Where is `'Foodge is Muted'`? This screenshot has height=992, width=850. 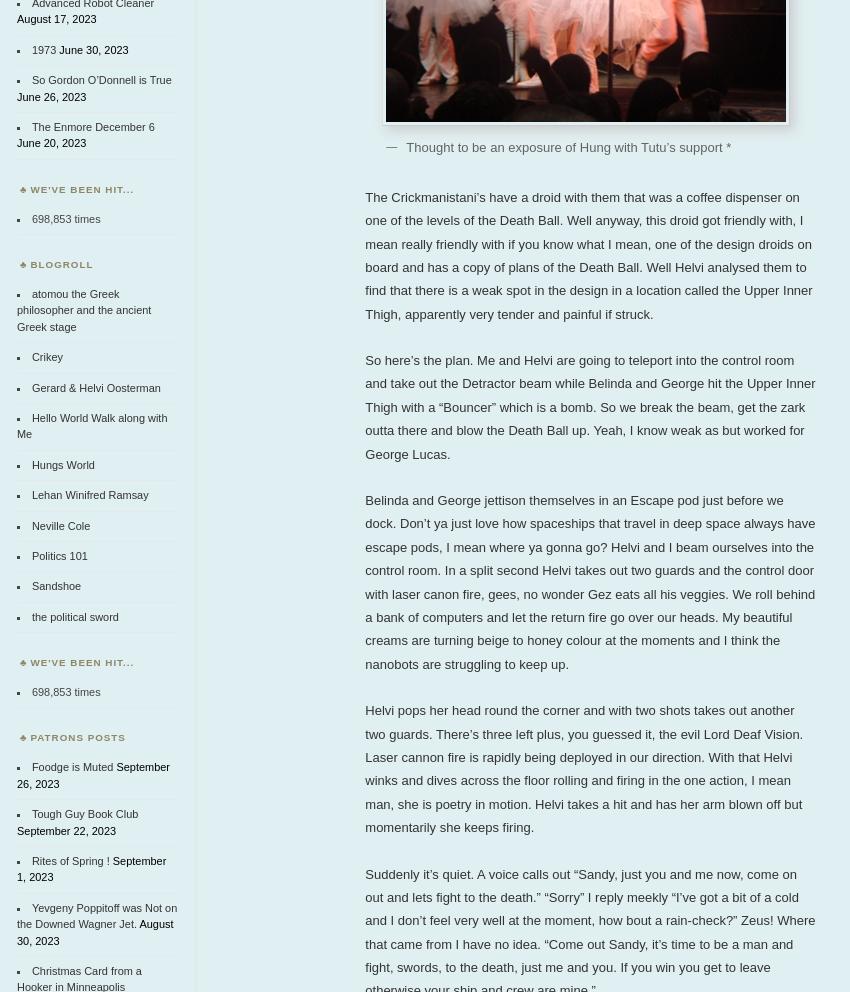
'Foodge is Muted' is located at coordinates (71, 766).